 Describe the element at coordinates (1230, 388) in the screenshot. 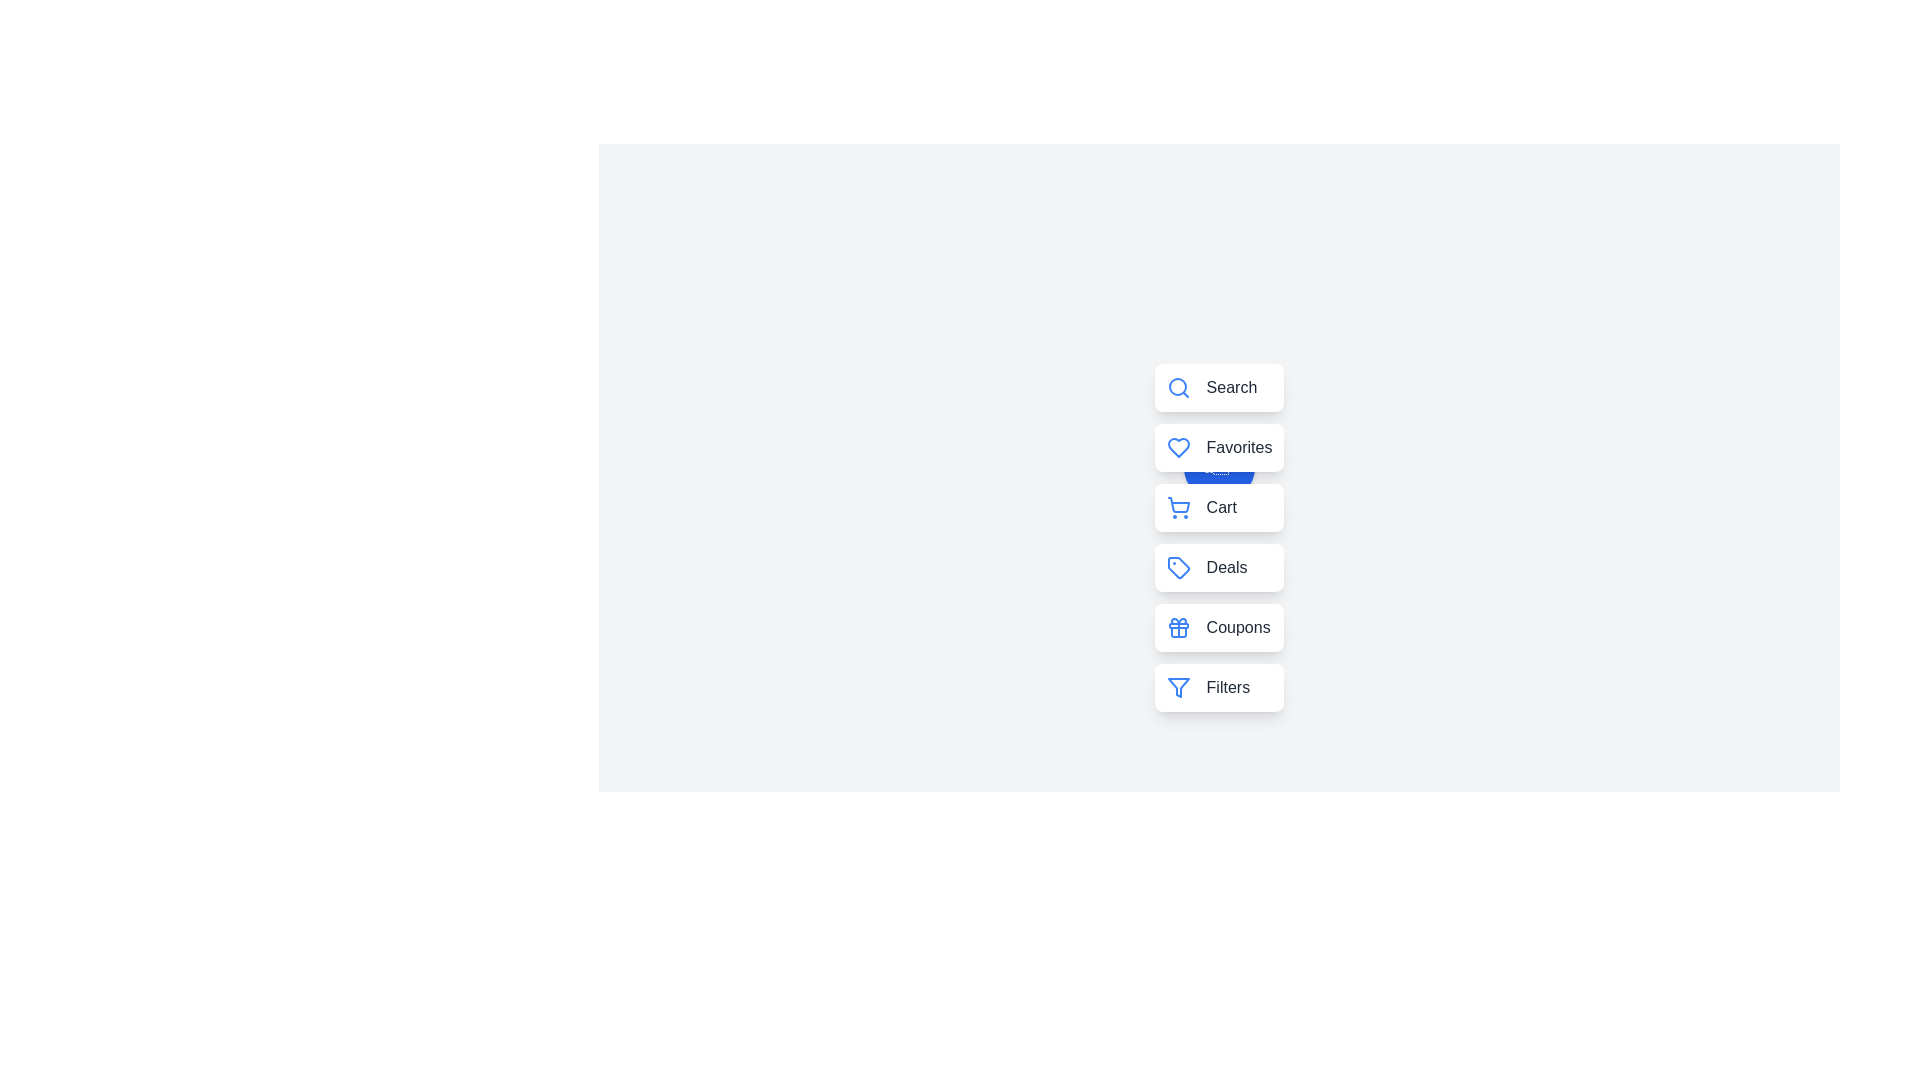

I see `the Text Label that indicates the purpose of the associated button or interactive search feature, positioned to the right of the magnifying glass icon at the top of a vertical list of options` at that location.